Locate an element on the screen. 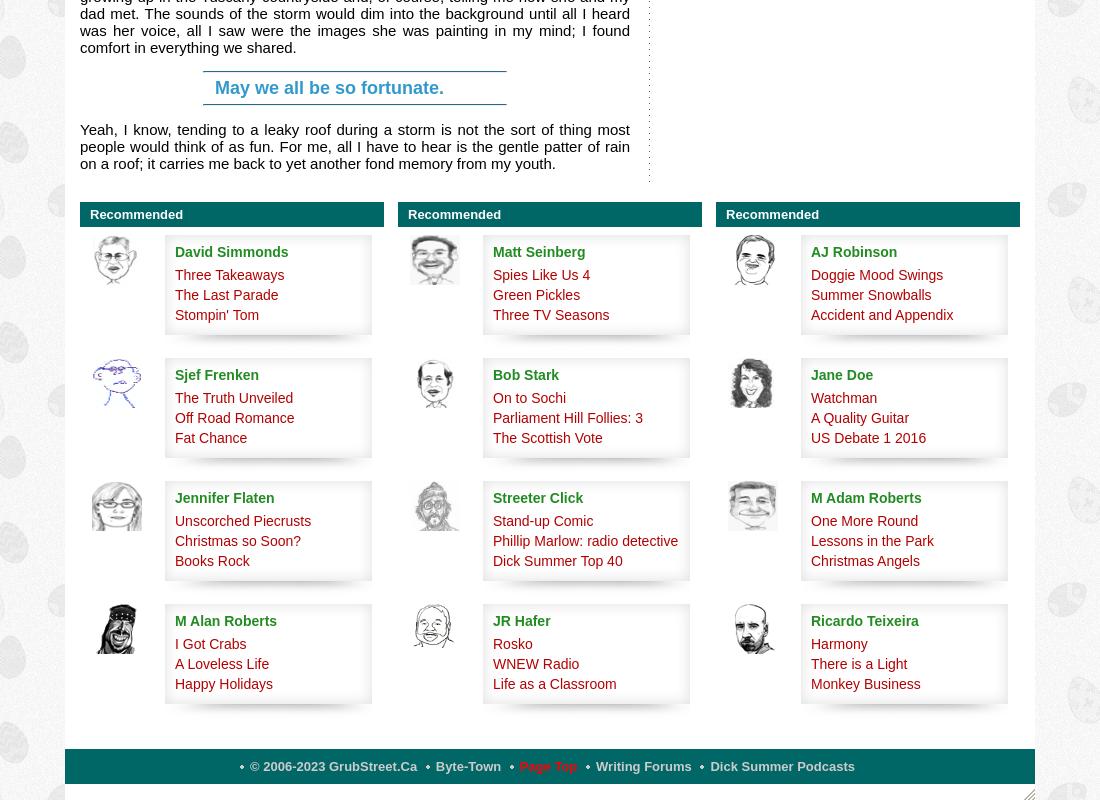  'M Alan Roberts' is located at coordinates (174, 620).